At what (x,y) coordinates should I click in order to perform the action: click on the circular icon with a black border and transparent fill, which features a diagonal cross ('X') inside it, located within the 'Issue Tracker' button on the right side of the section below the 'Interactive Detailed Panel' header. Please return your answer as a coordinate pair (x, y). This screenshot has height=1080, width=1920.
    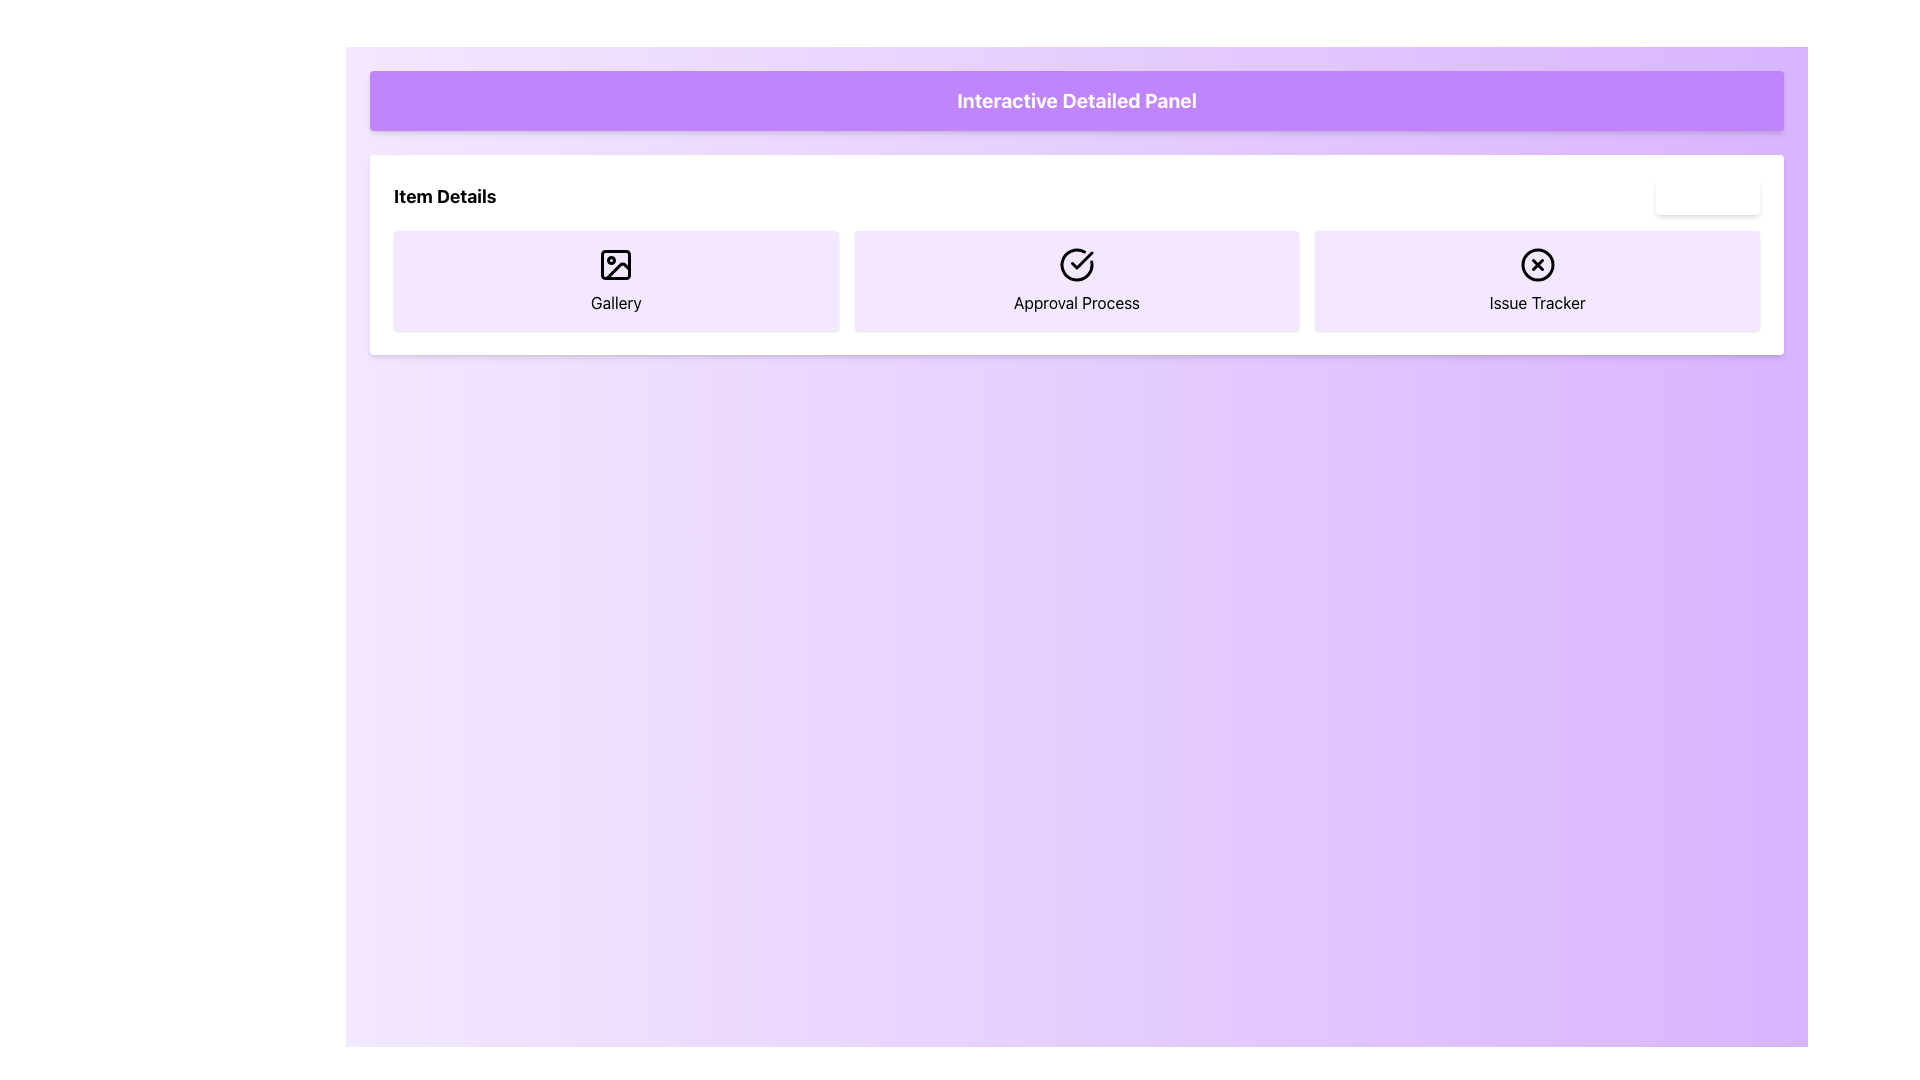
    Looking at the image, I should click on (1536, 264).